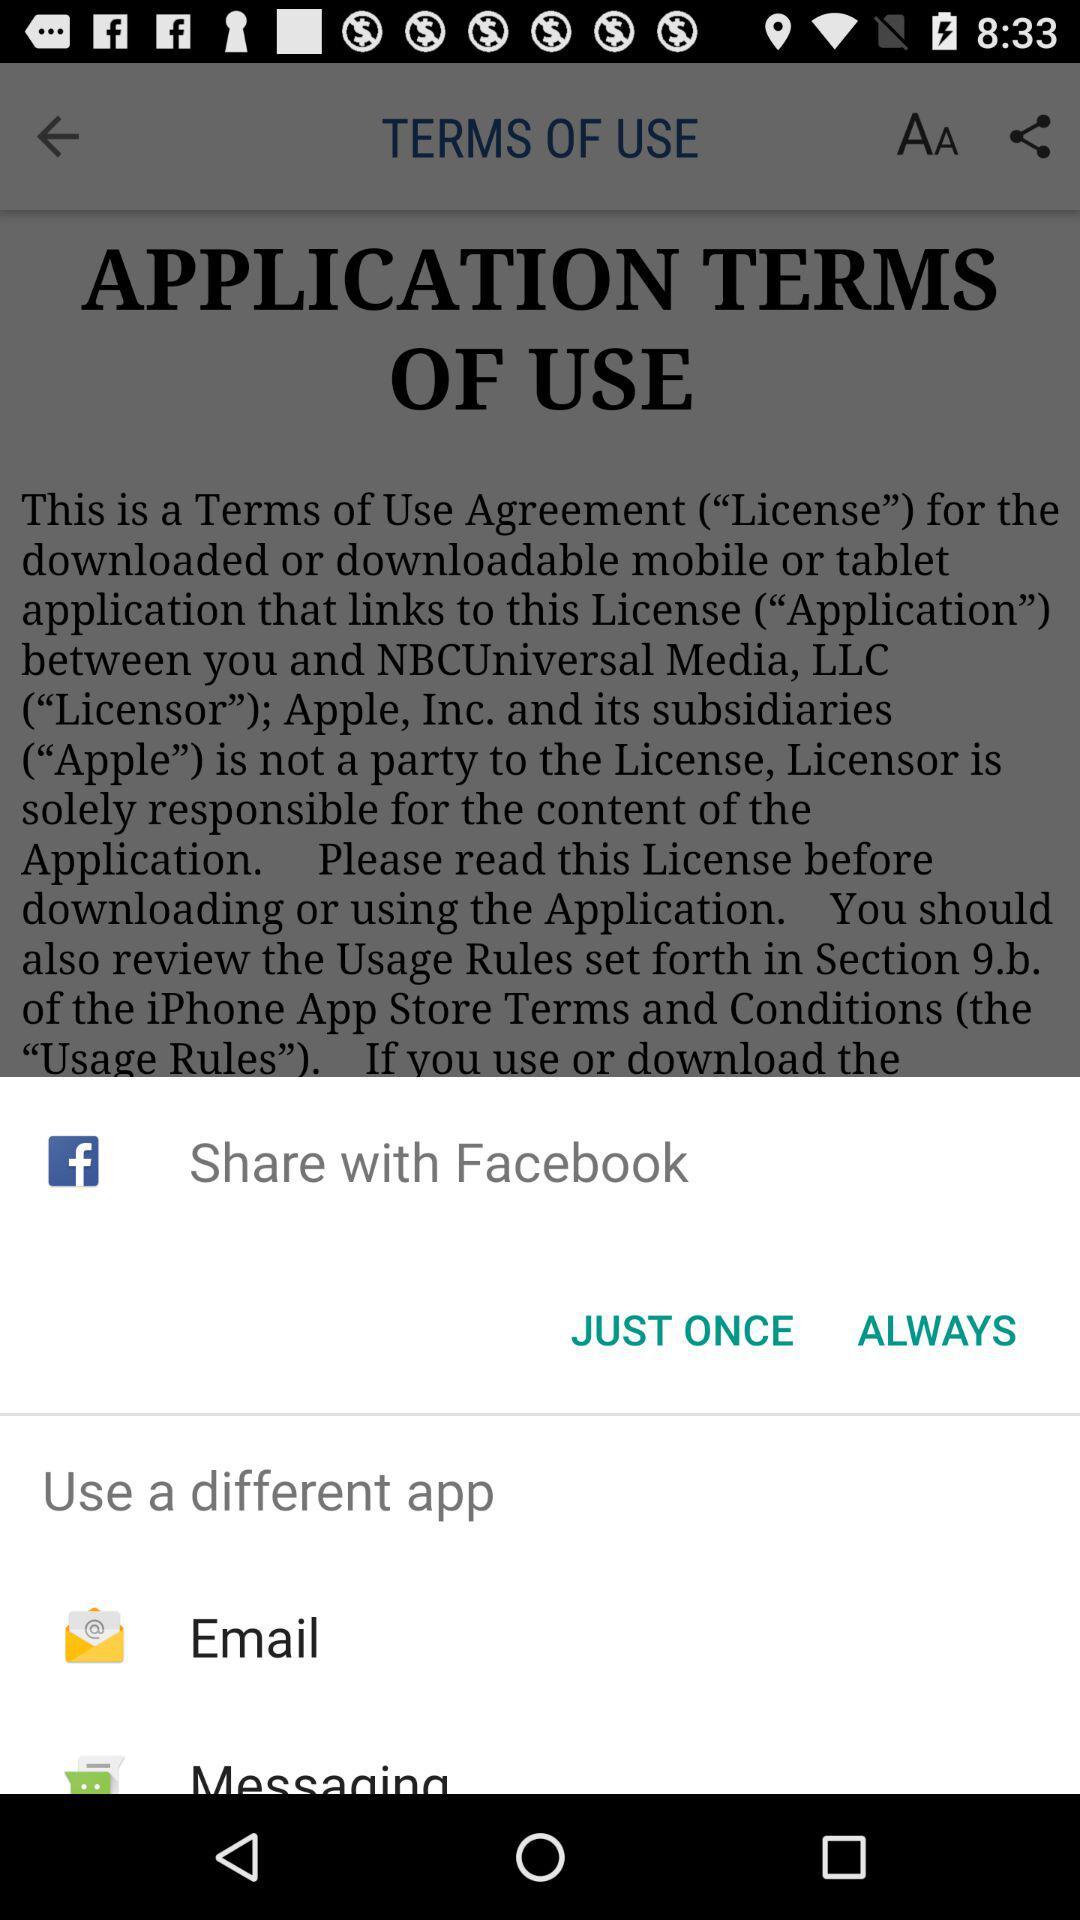 Image resolution: width=1080 pixels, height=1920 pixels. Describe the element at coordinates (937, 1329) in the screenshot. I see `the button next to the just once item` at that location.